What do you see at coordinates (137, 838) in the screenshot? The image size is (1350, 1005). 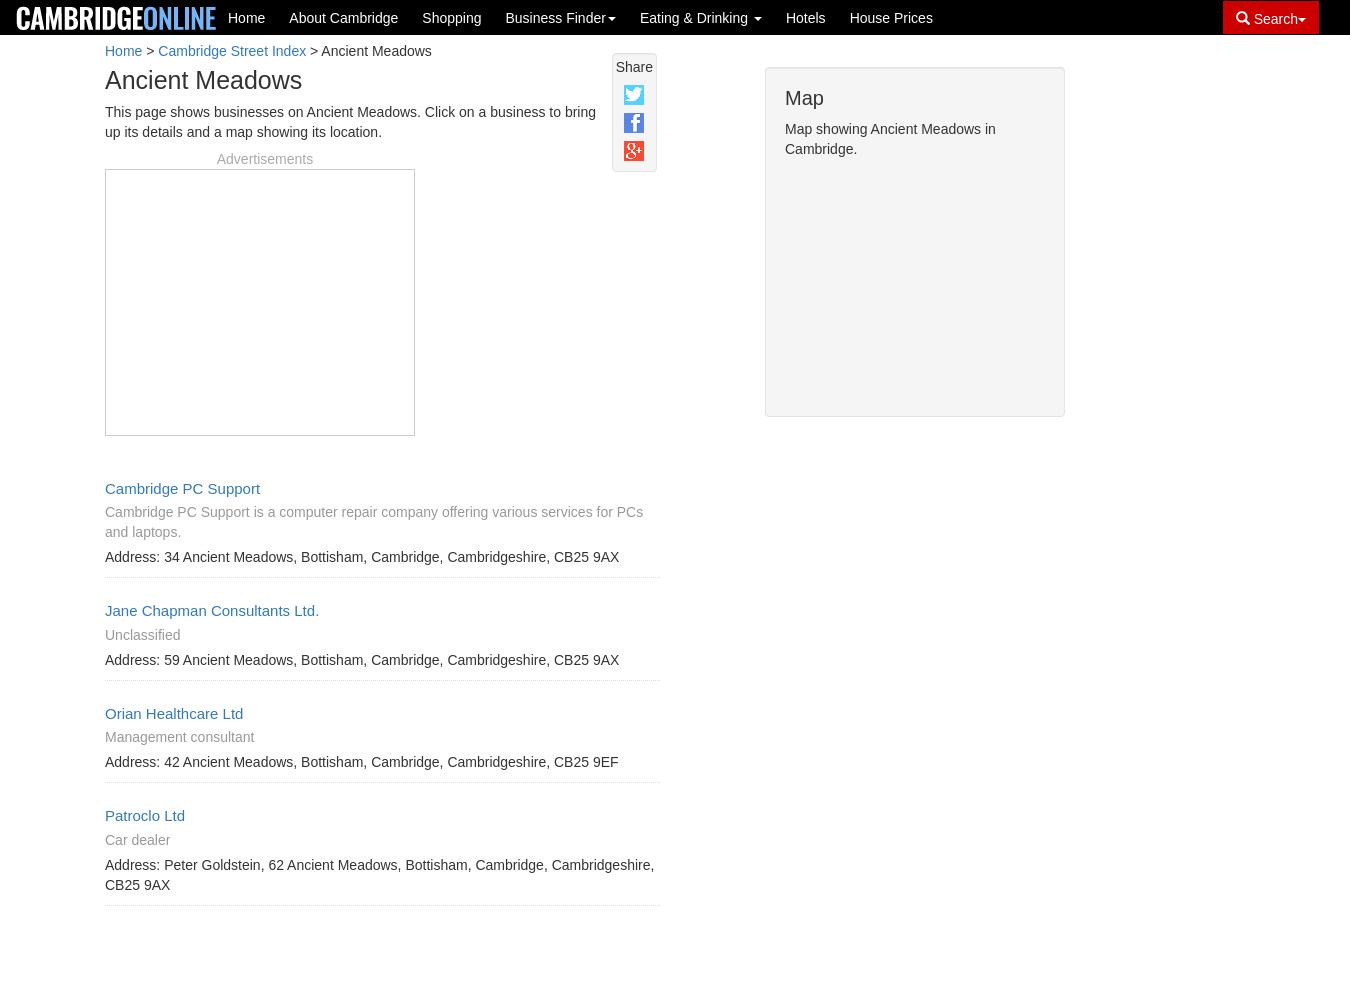 I see `'Car dealer'` at bounding box center [137, 838].